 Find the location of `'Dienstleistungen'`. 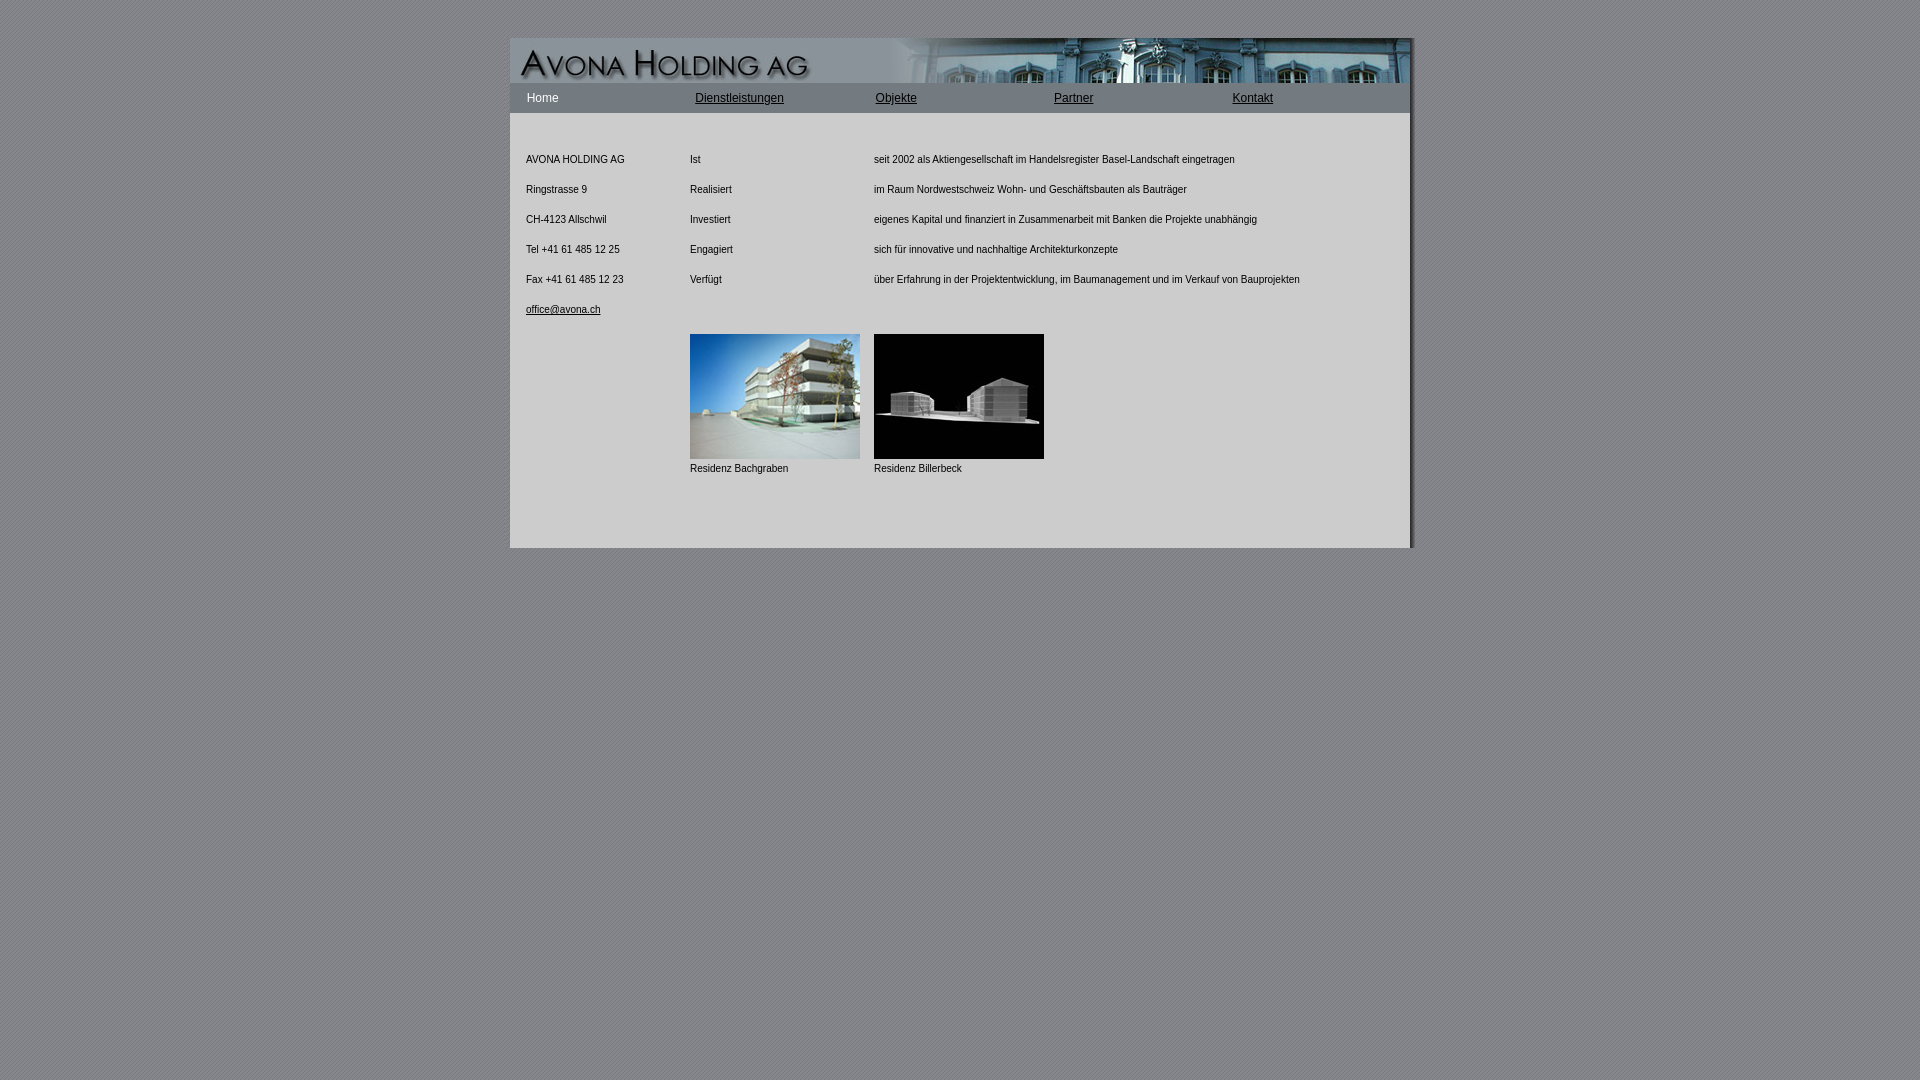

'Dienstleistungen' is located at coordinates (738, 97).